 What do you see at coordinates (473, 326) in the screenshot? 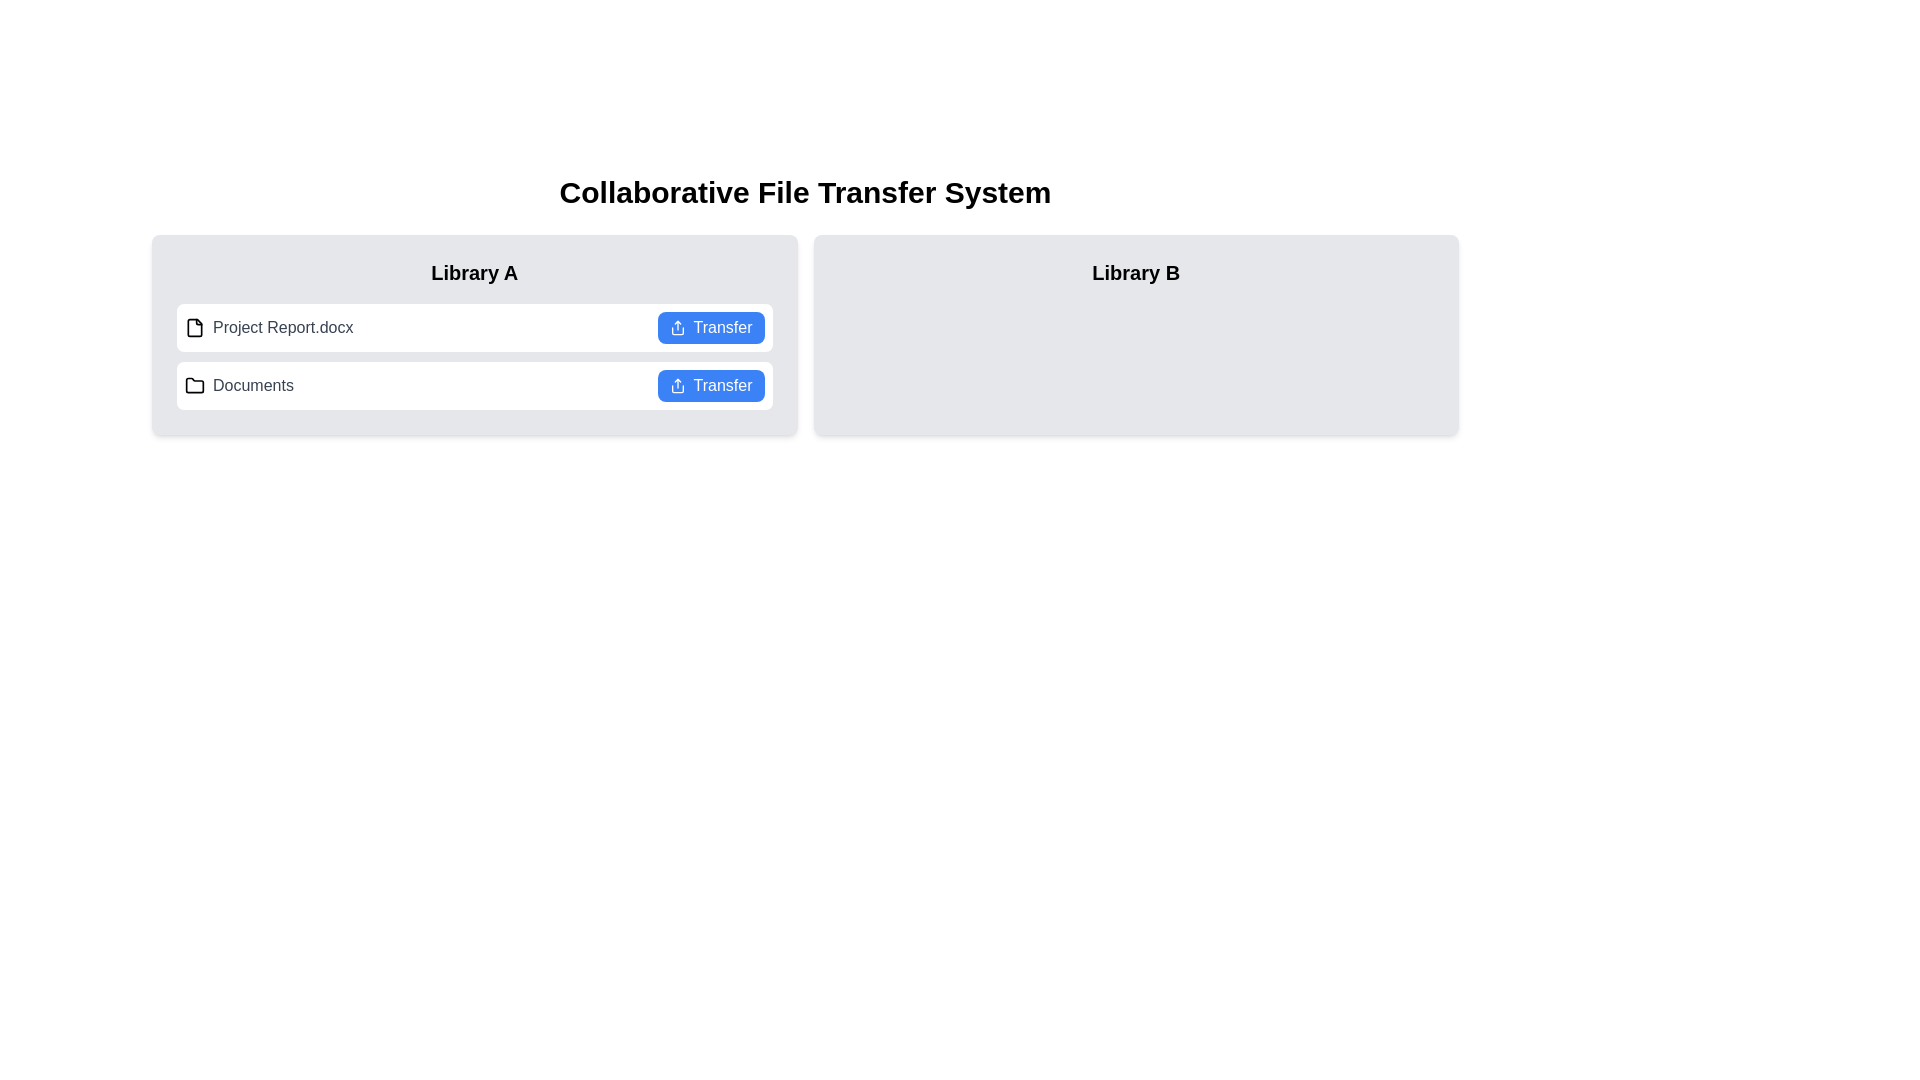
I see `the first list item representing the file 'Project Report.docx'` at bounding box center [473, 326].